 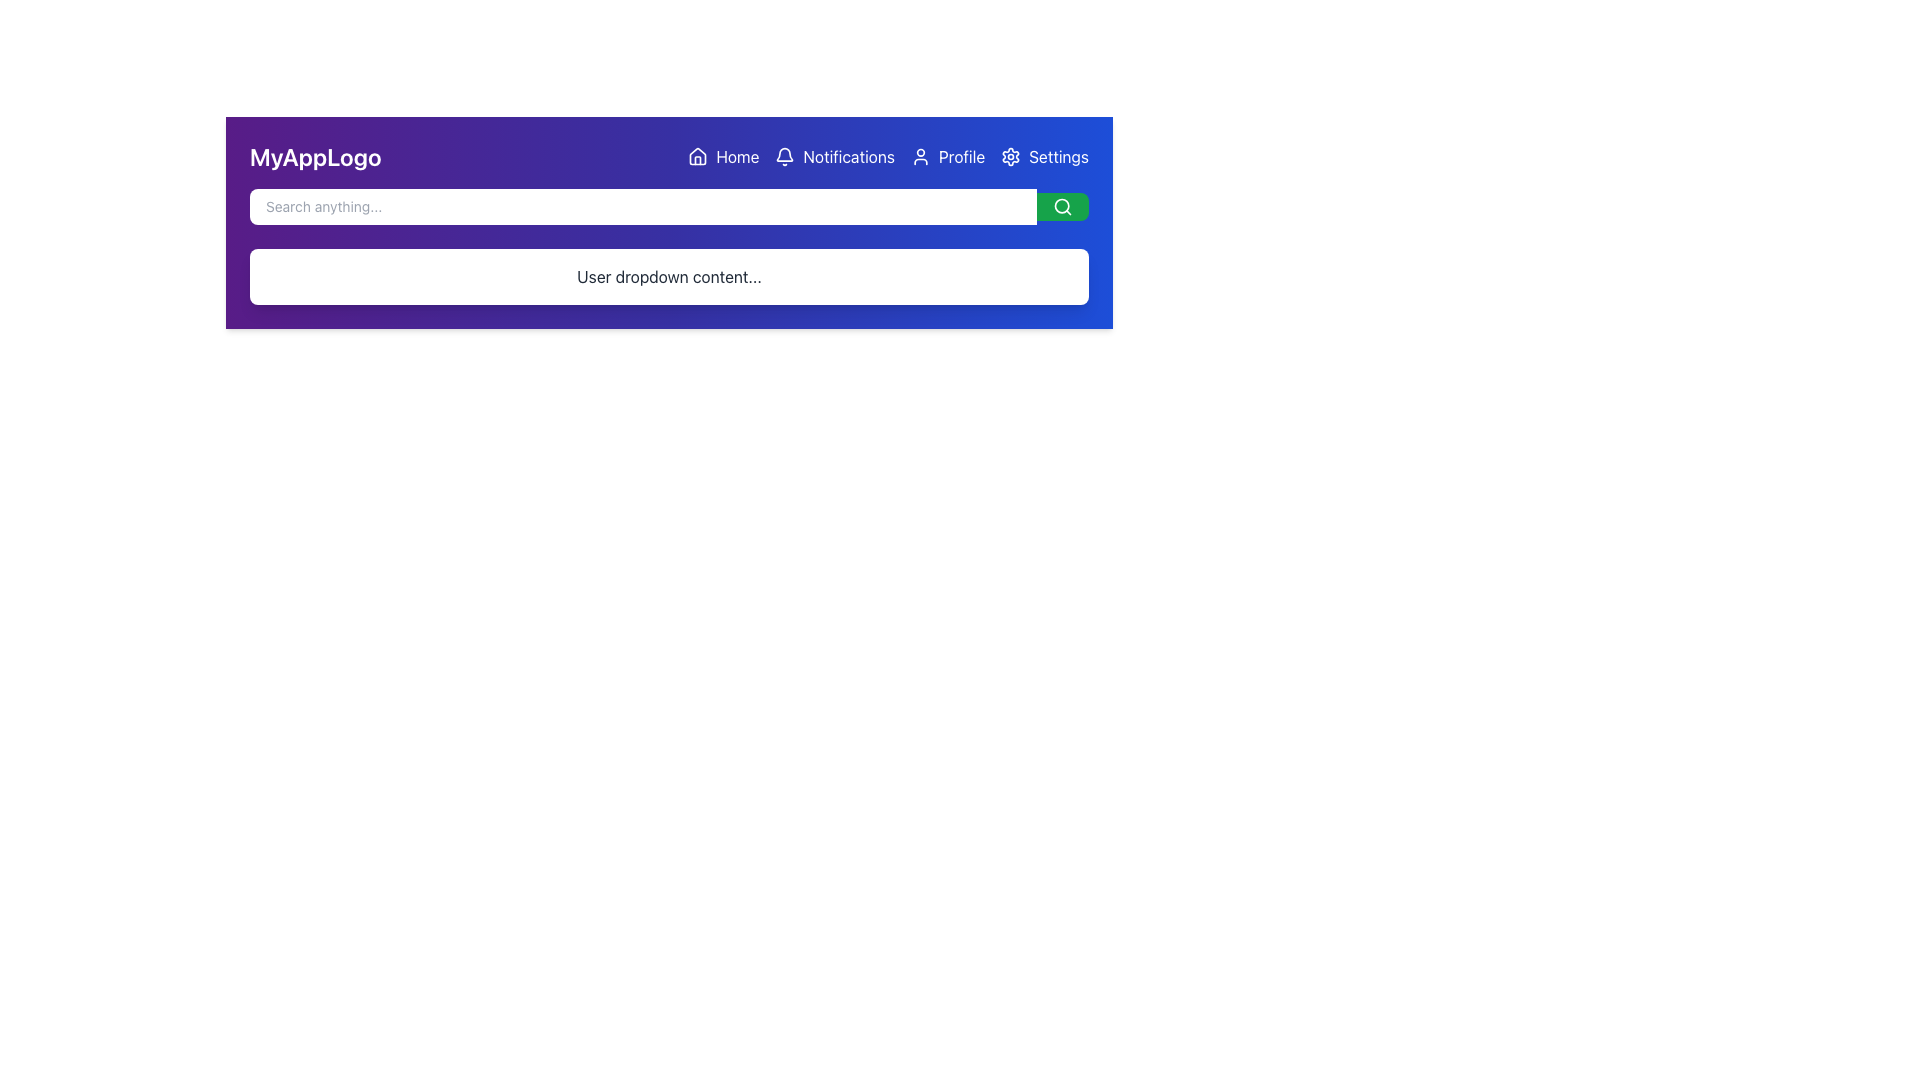 I want to click on the content within the rectangular dropdown section that contains the text 'User dropdown content...' positioned below the search bar, so click(x=669, y=277).